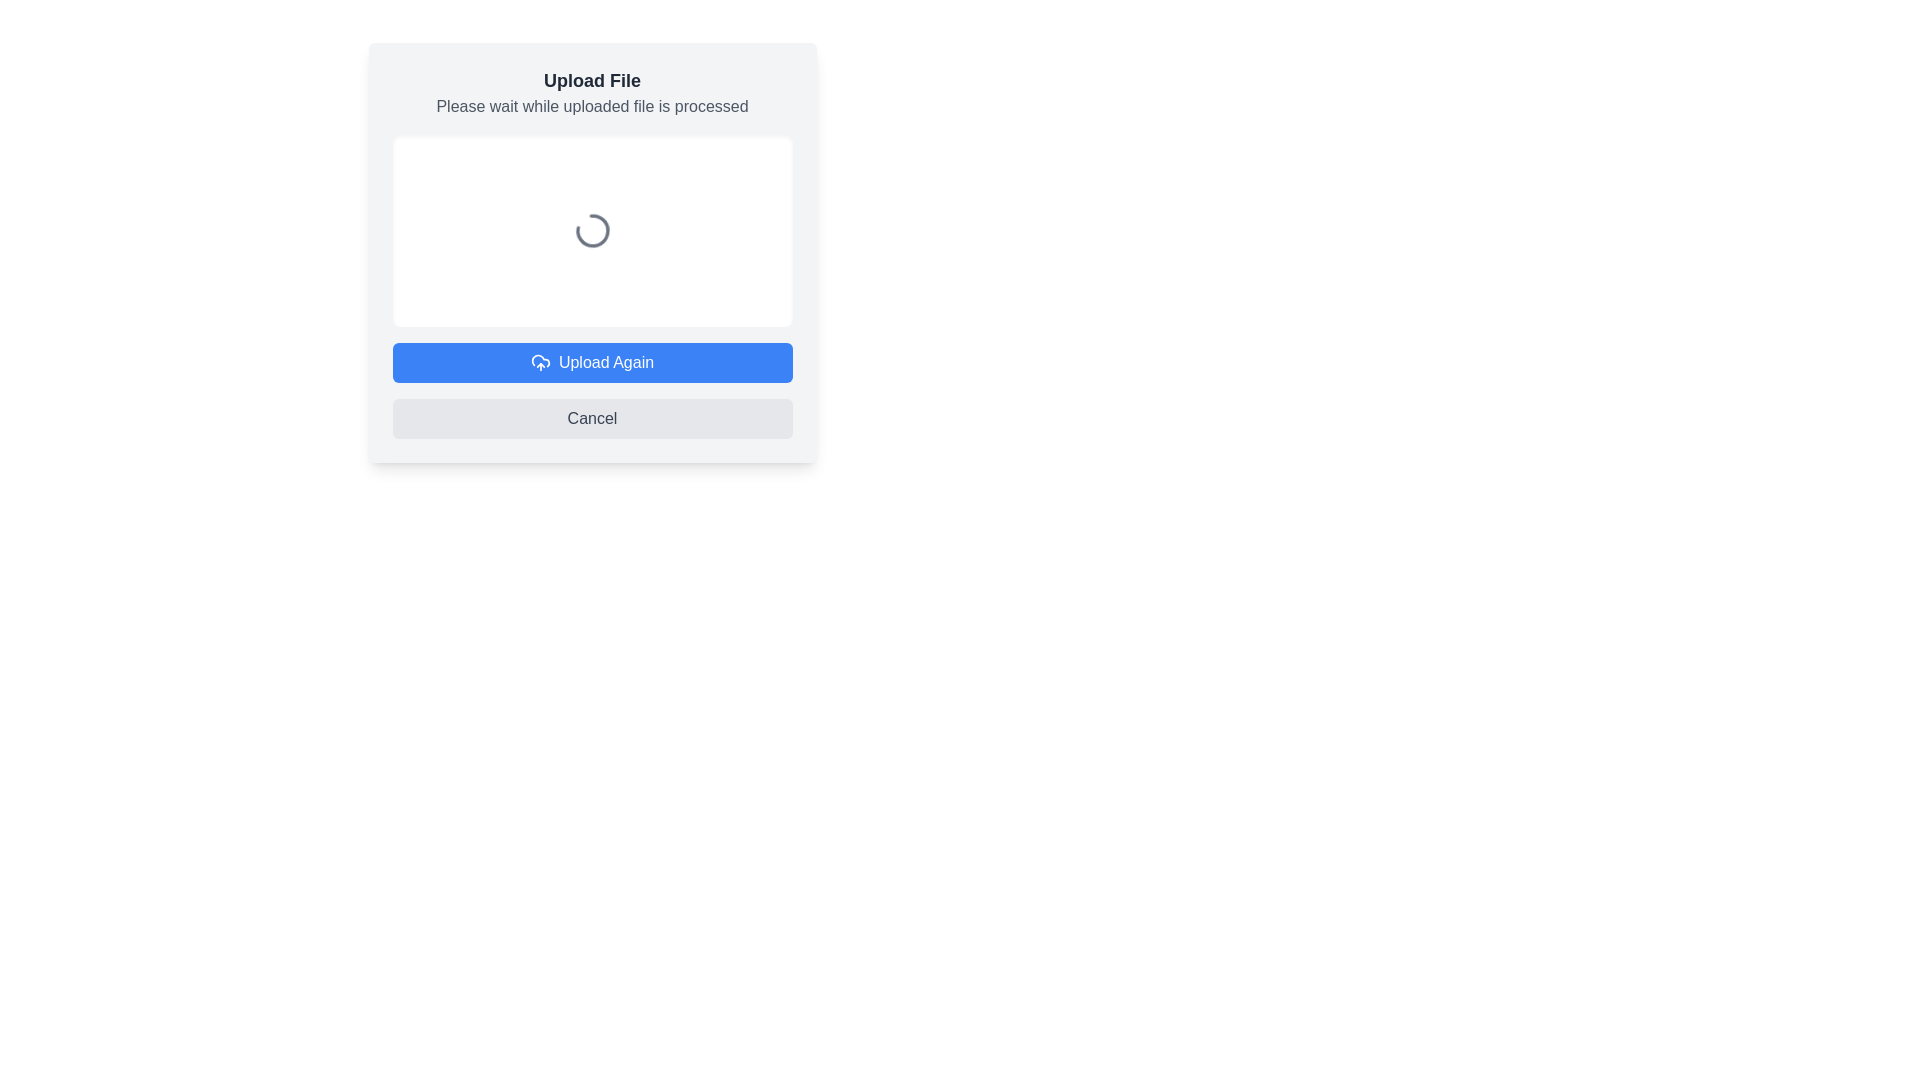 This screenshot has width=1920, height=1080. Describe the element at coordinates (591, 362) in the screenshot. I see `the upload button located above the 'Cancel' button` at that location.